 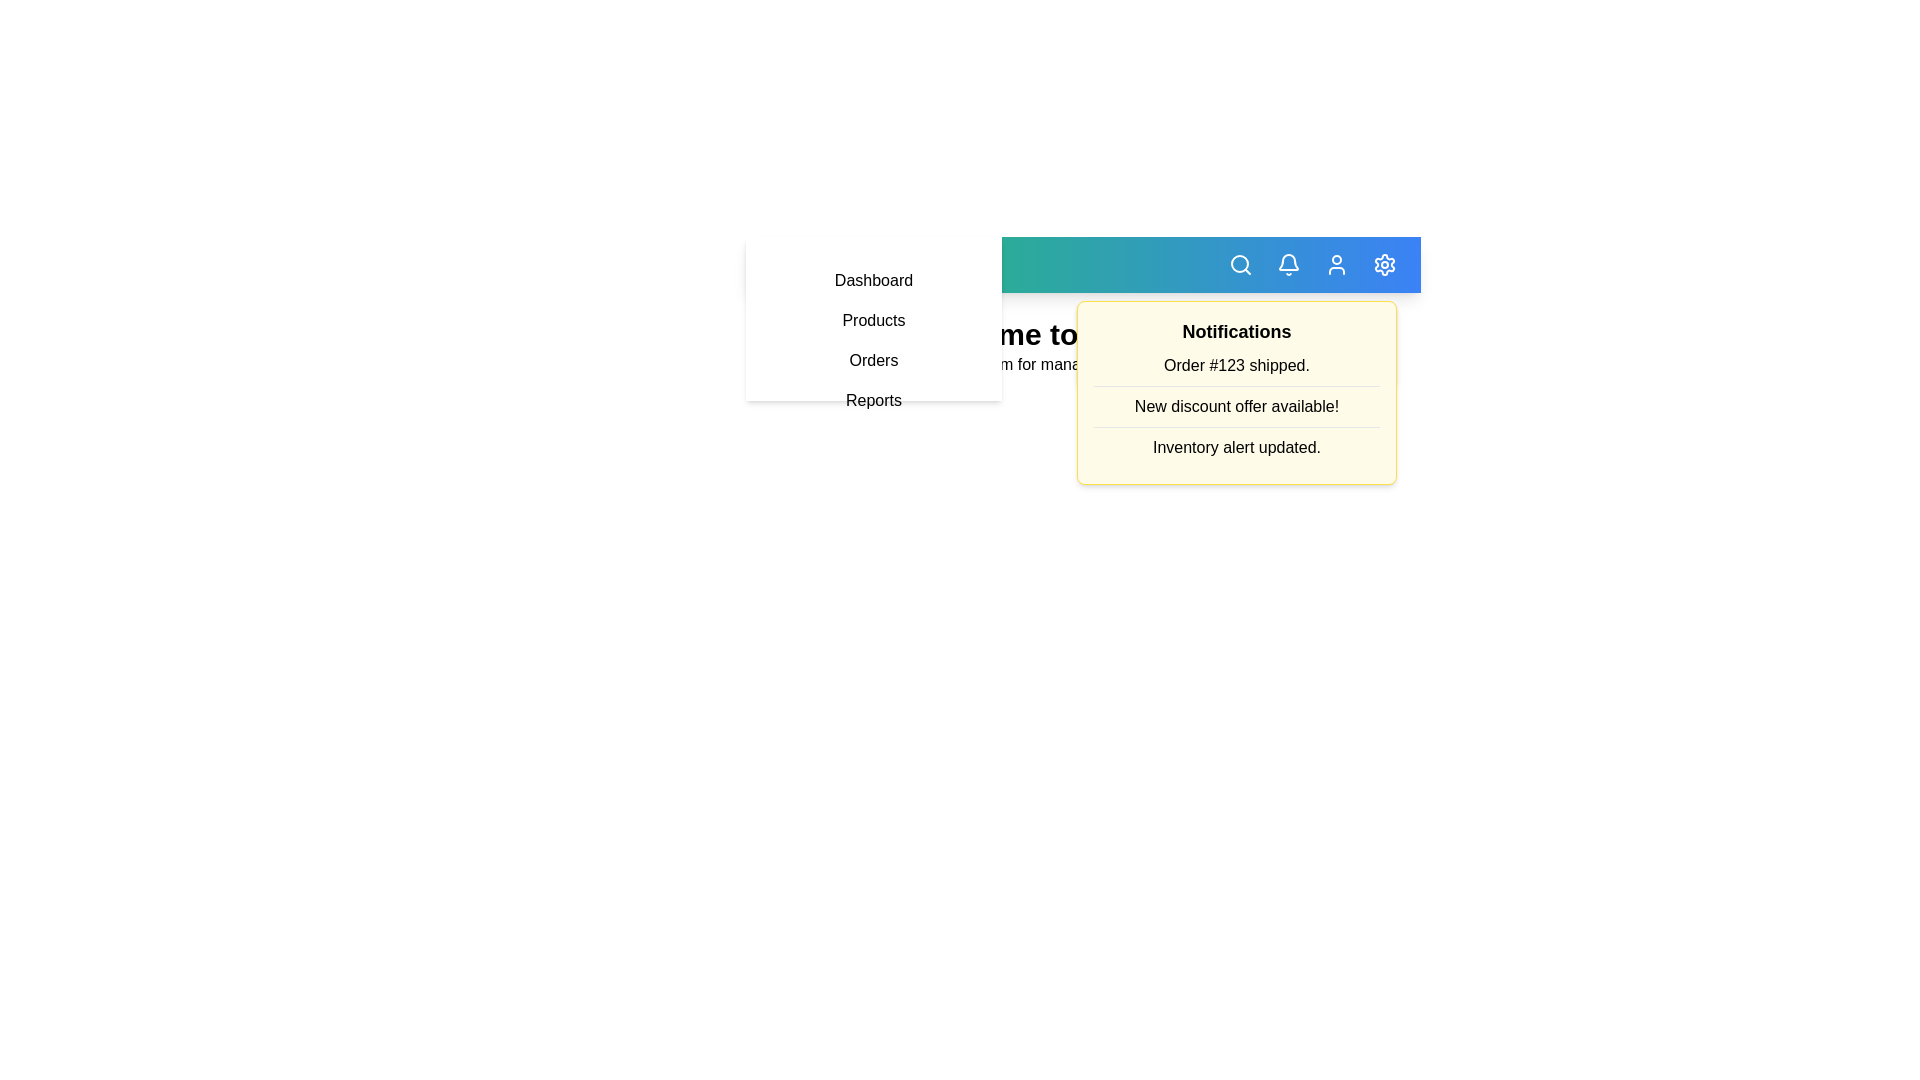 I want to click on the 'SmartShop' text label located in the upper-right portion of the interface, which is displayed in large, bold font, so click(x=873, y=264).